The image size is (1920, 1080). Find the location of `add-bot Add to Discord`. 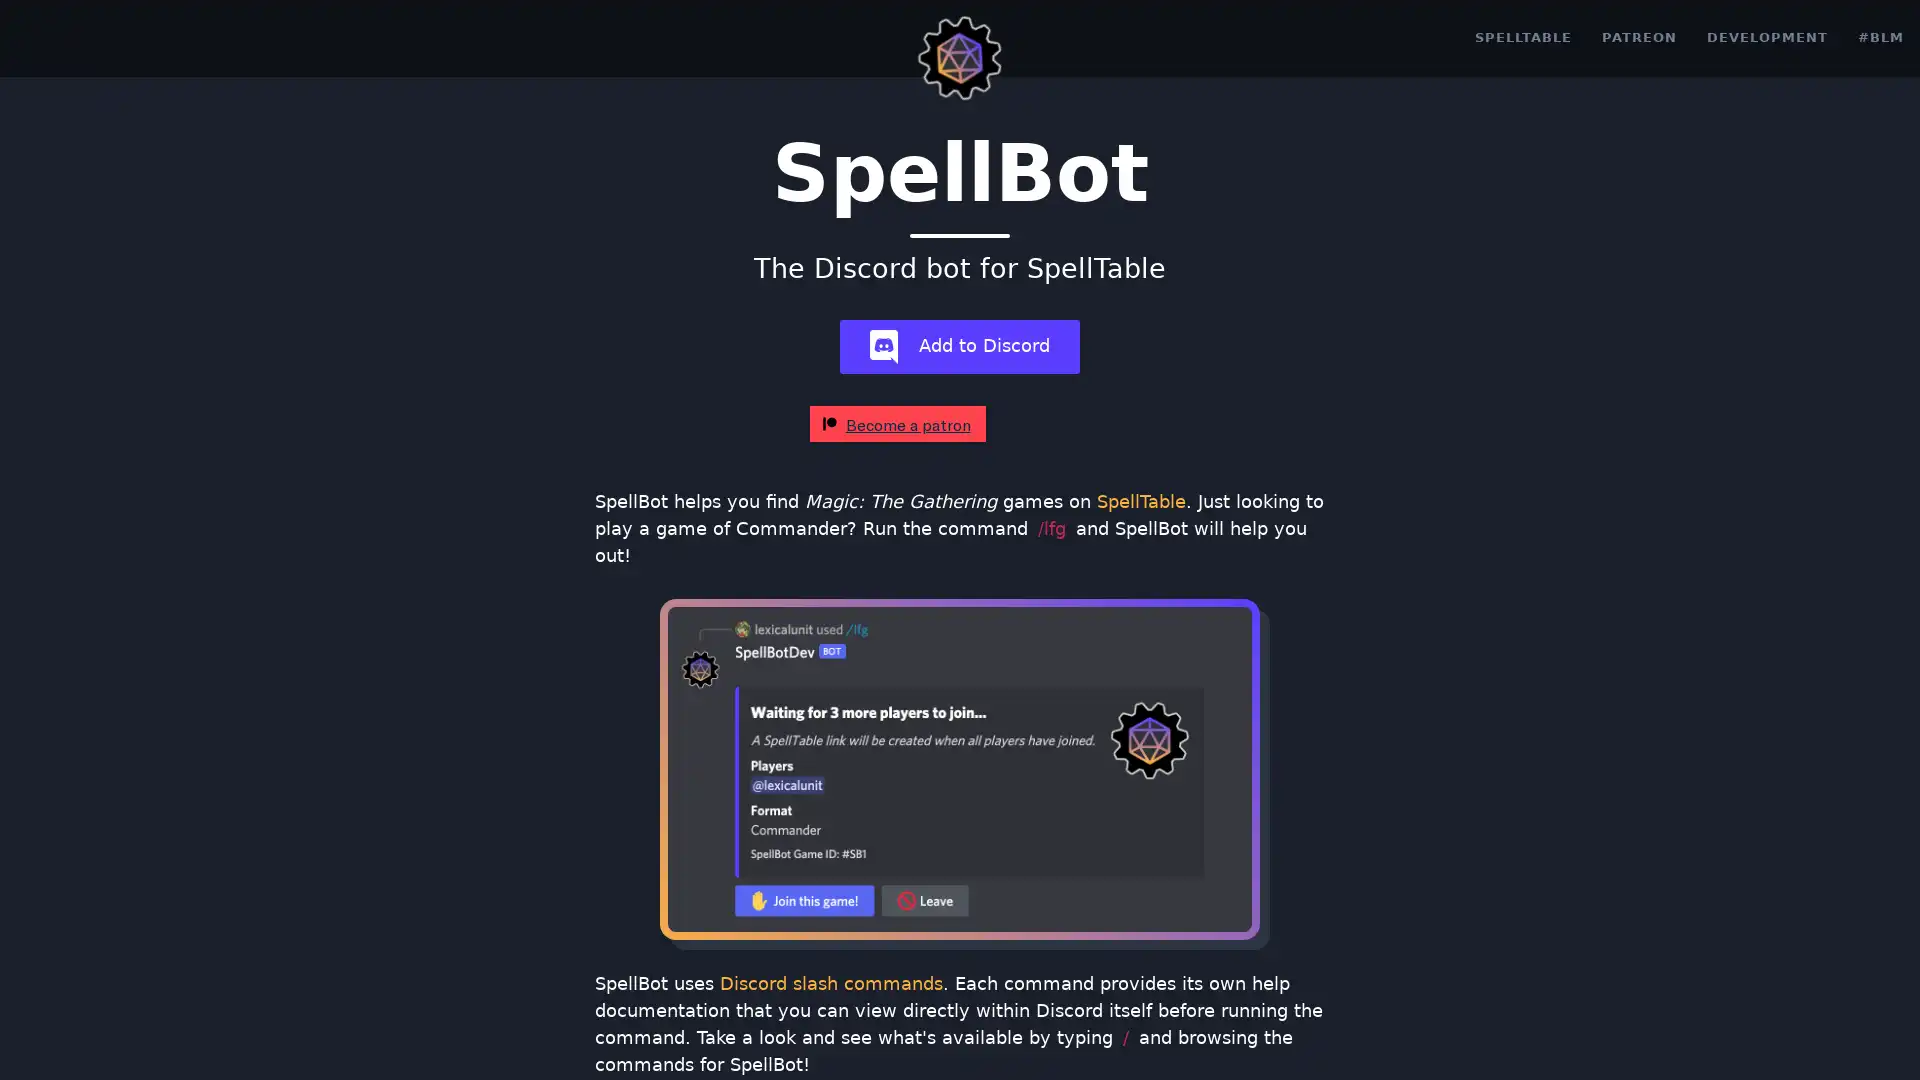

add-bot Add to Discord is located at coordinates (960, 345).